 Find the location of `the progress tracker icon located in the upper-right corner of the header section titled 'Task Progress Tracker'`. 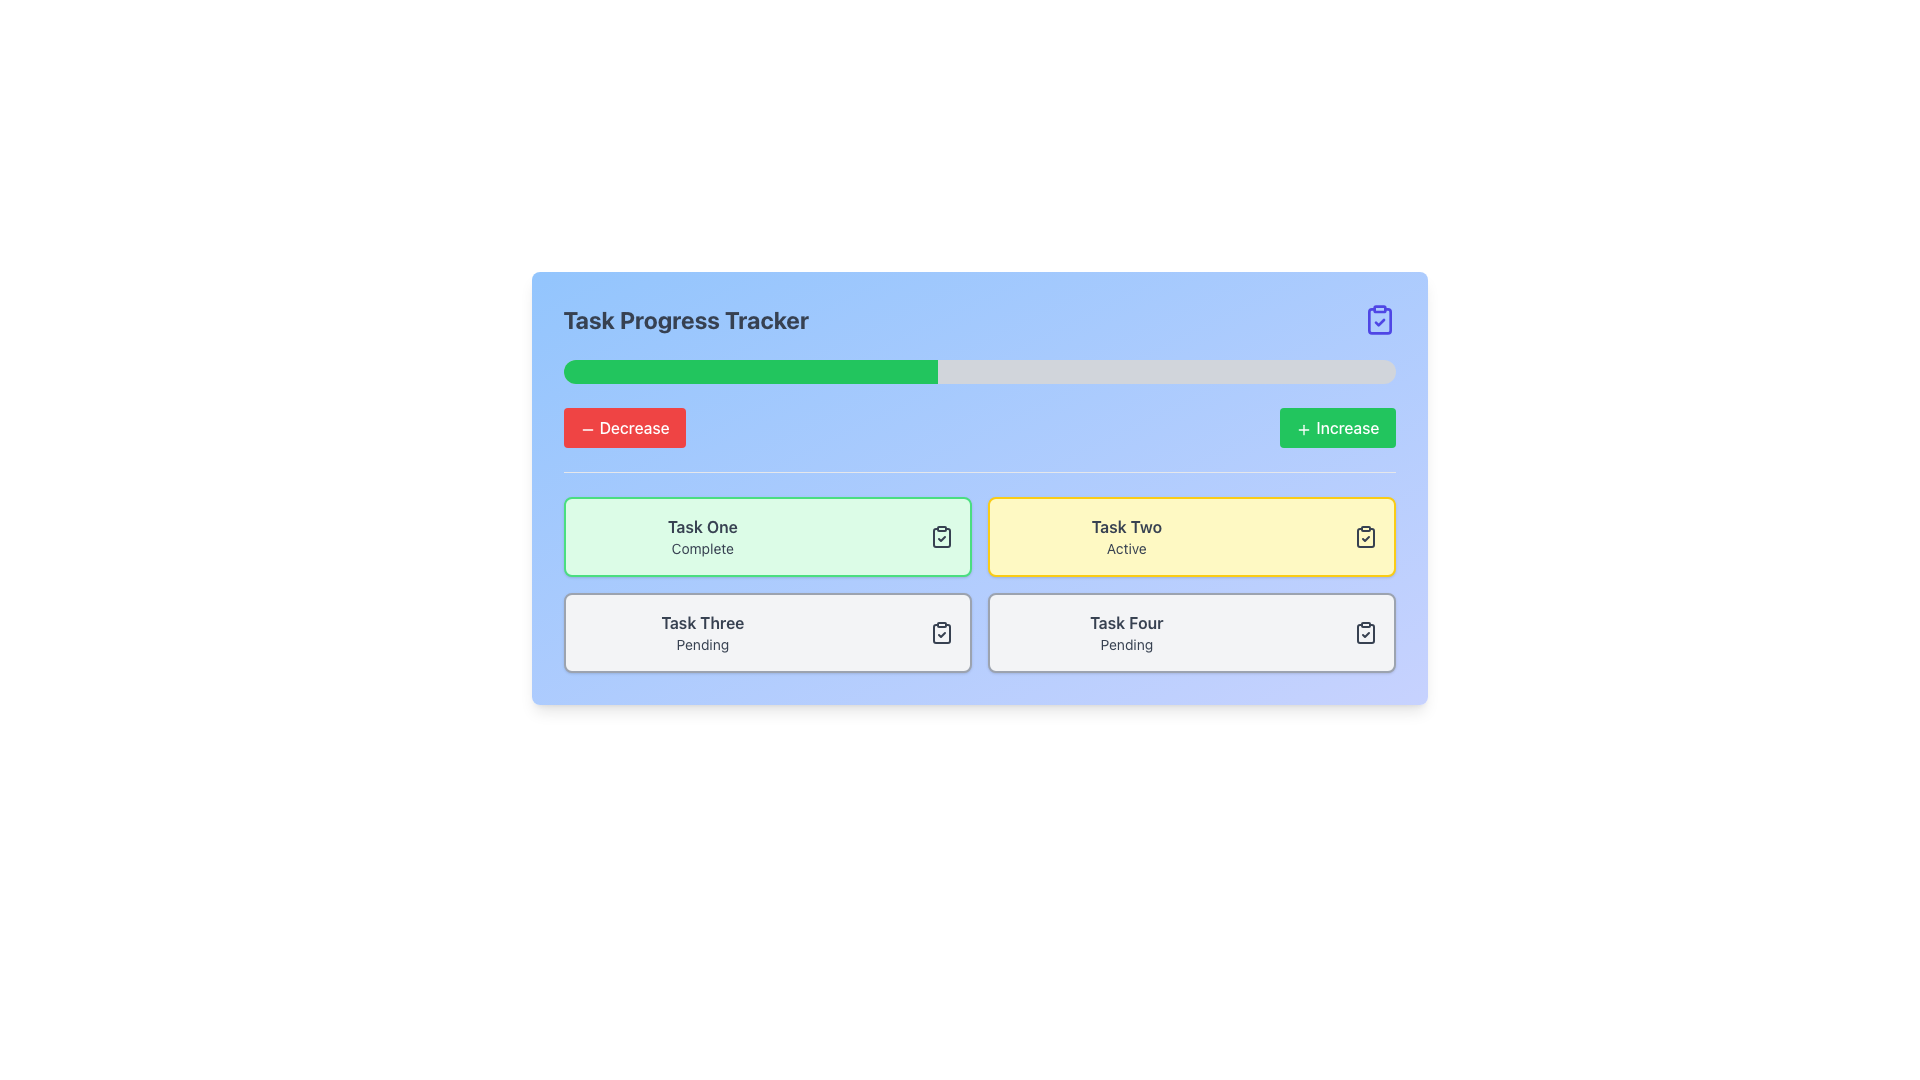

the progress tracker icon located in the upper-right corner of the header section titled 'Task Progress Tracker' is located at coordinates (1378, 319).